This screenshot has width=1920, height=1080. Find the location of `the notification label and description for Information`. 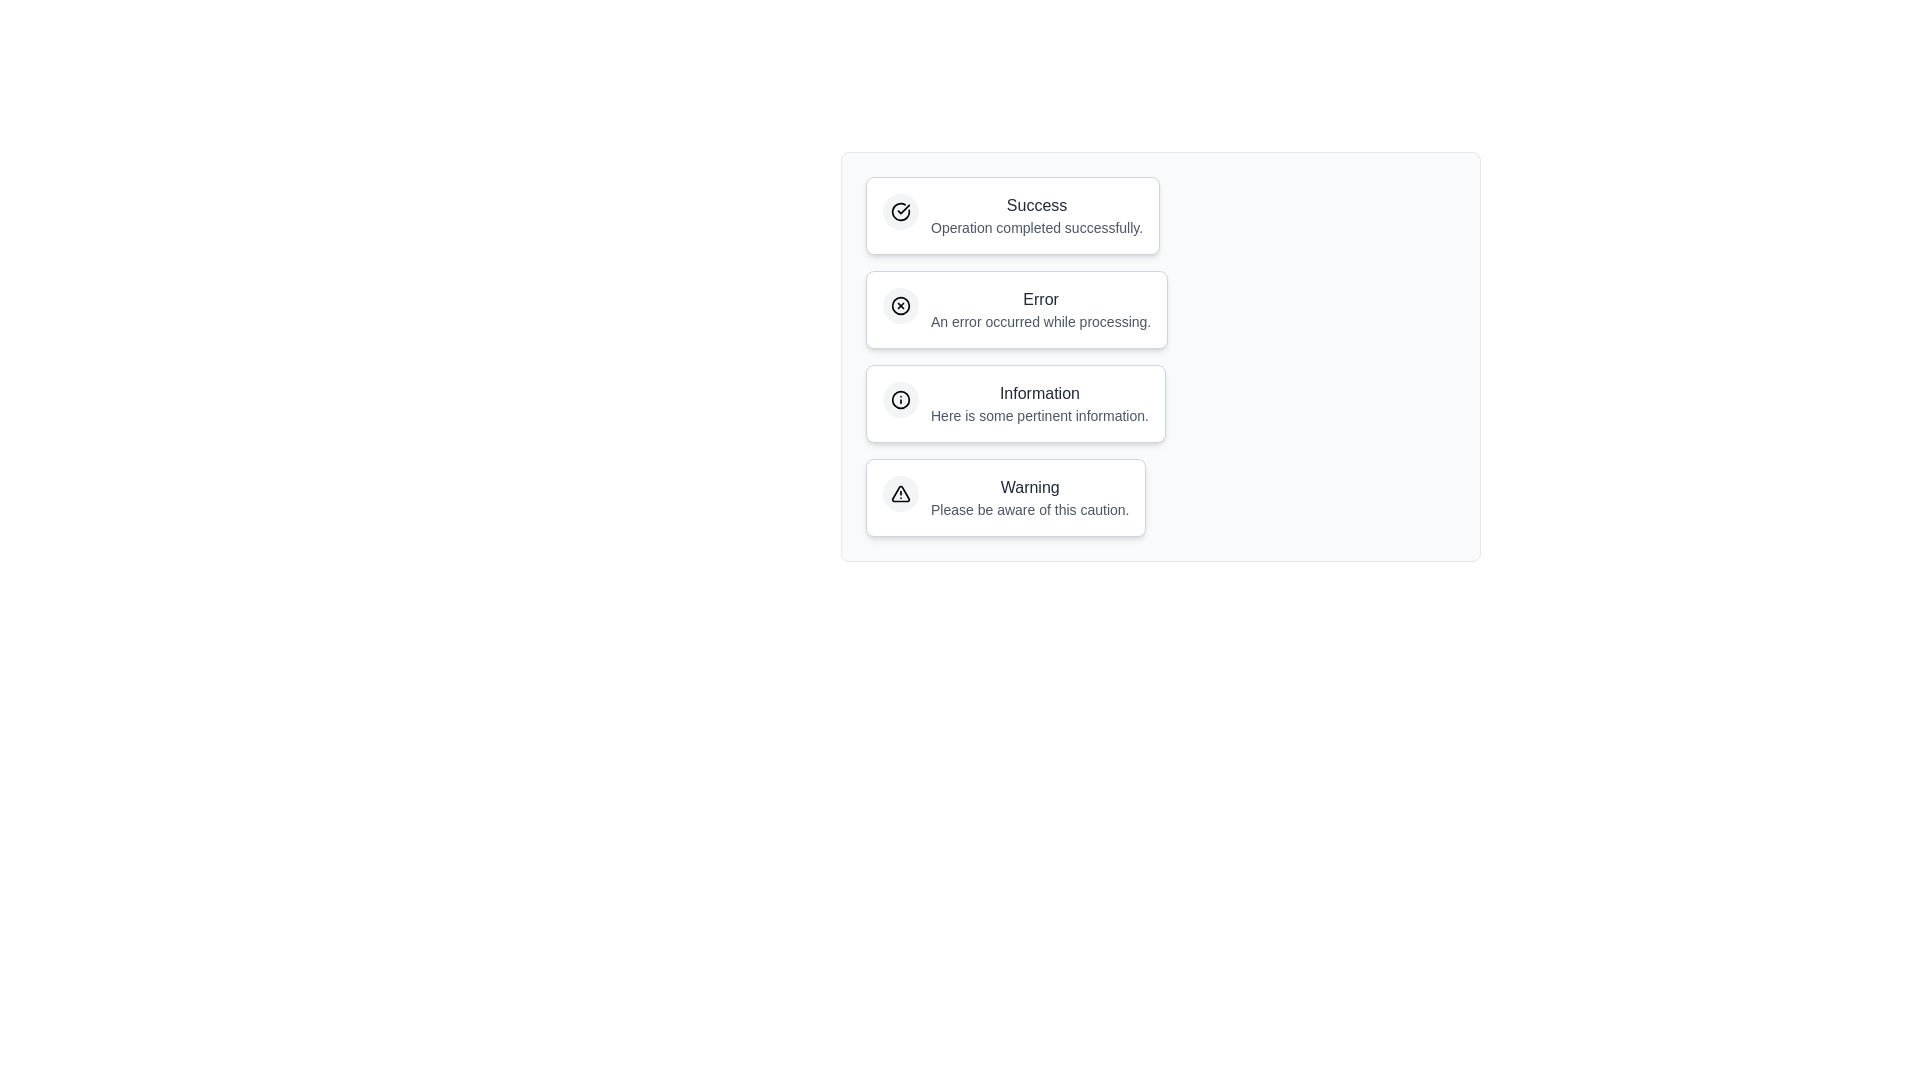

the notification label and description for Information is located at coordinates (1015, 404).